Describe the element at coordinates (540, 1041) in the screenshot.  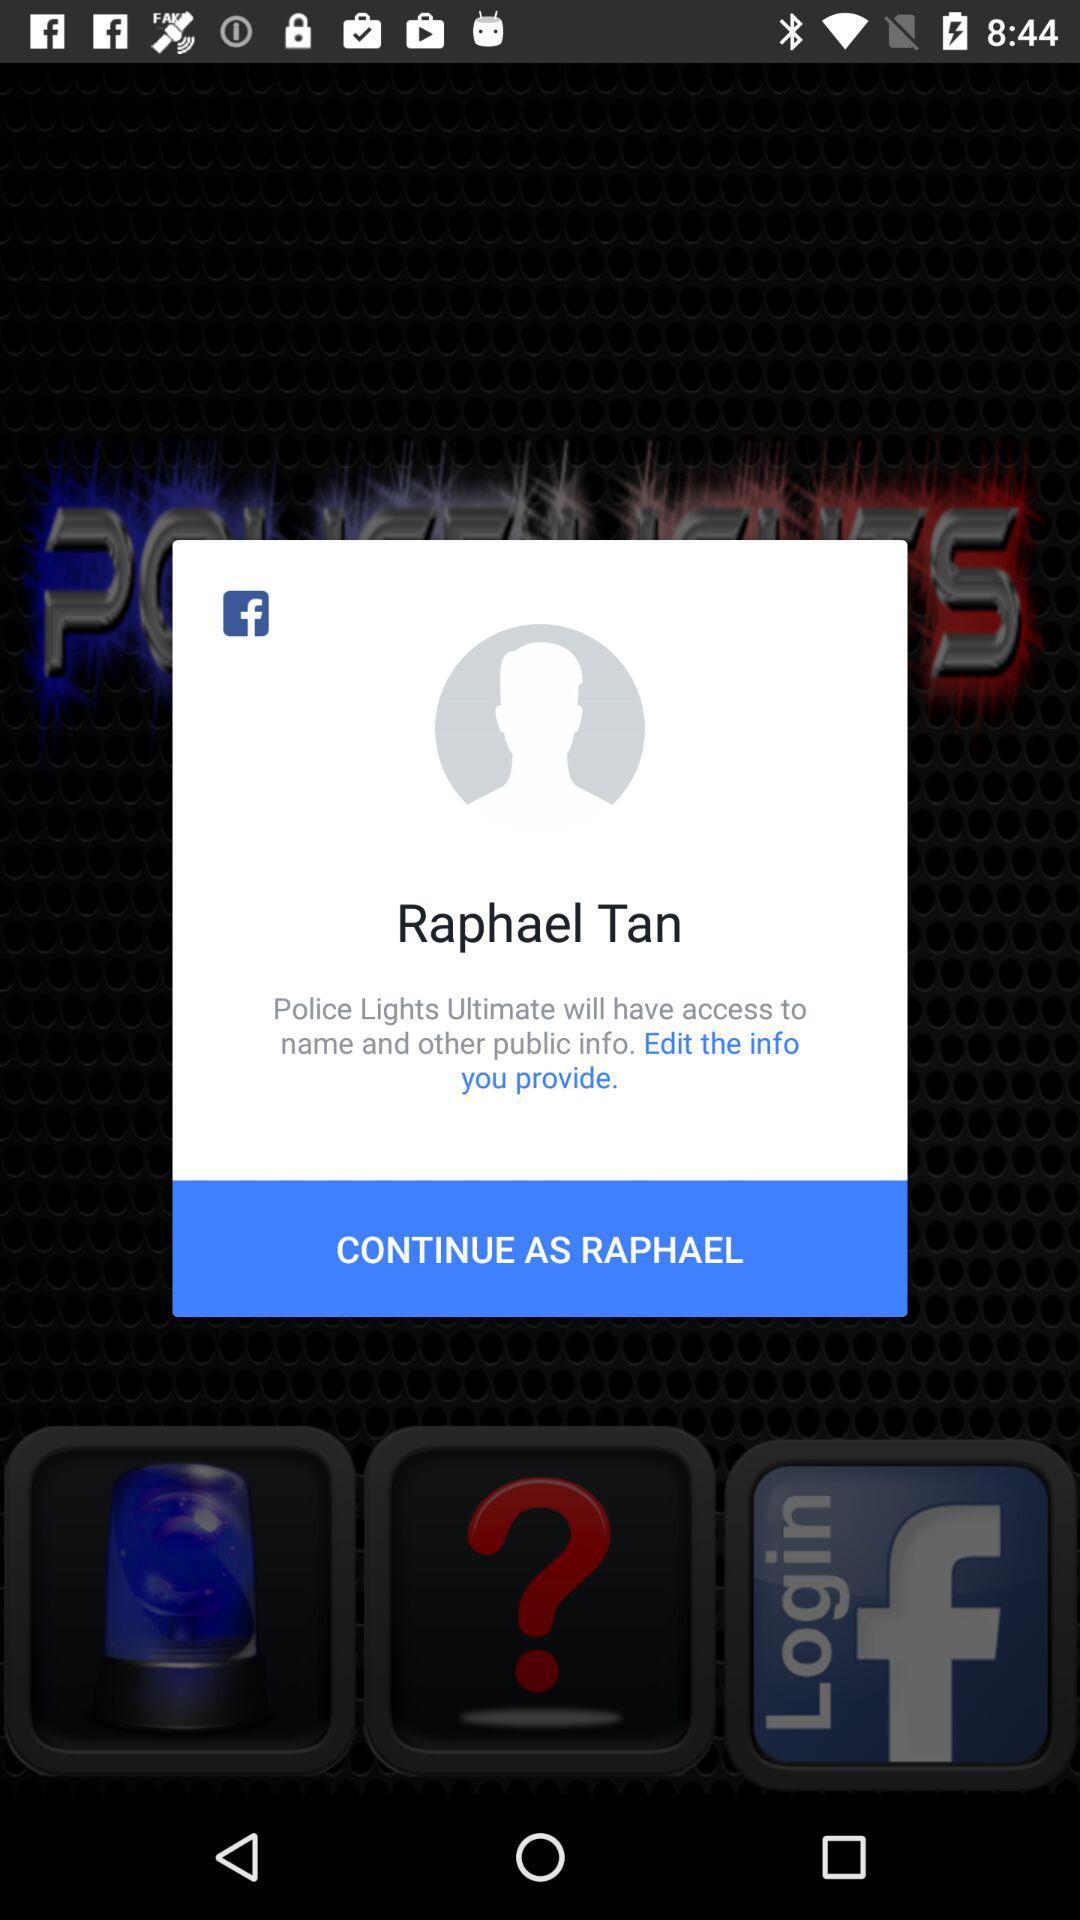
I see `the police lights ultimate icon` at that location.